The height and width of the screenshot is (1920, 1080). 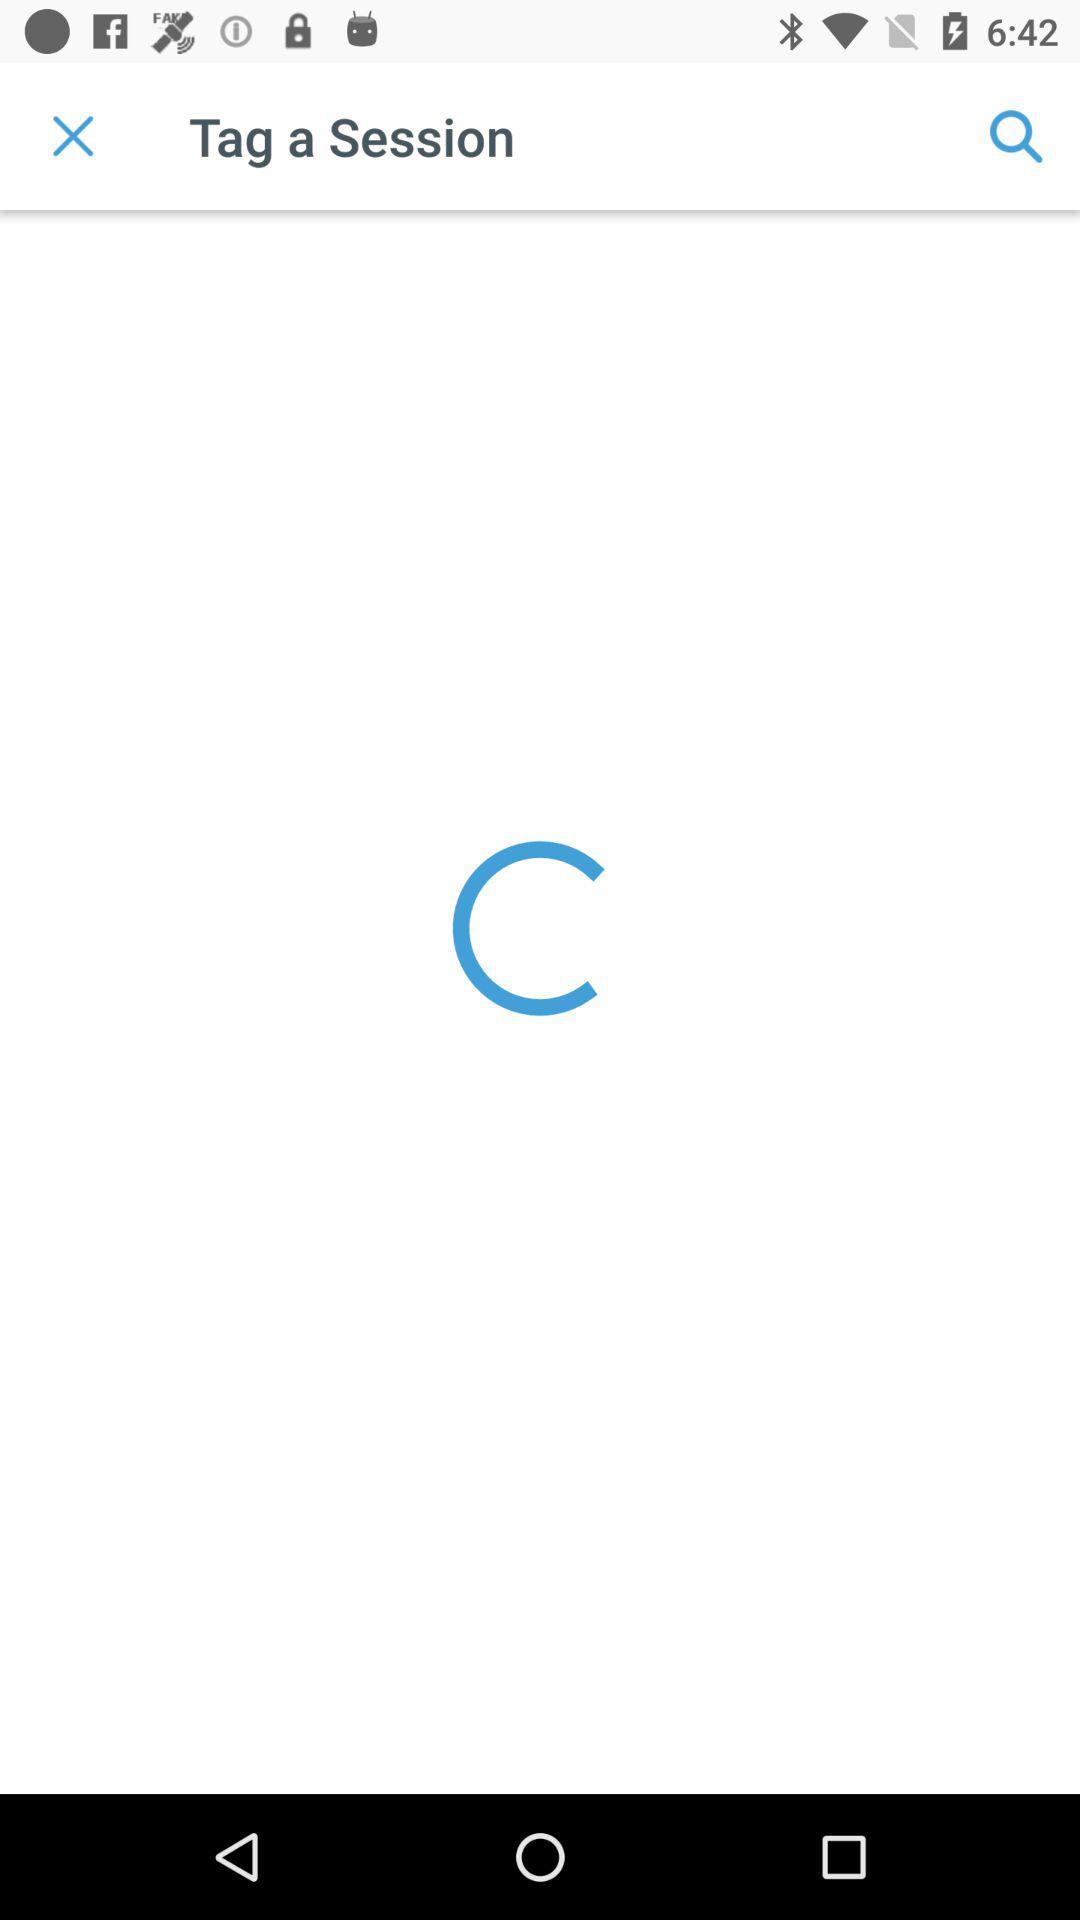 What do you see at coordinates (1017, 135) in the screenshot?
I see `item next to the tag a session icon` at bounding box center [1017, 135].